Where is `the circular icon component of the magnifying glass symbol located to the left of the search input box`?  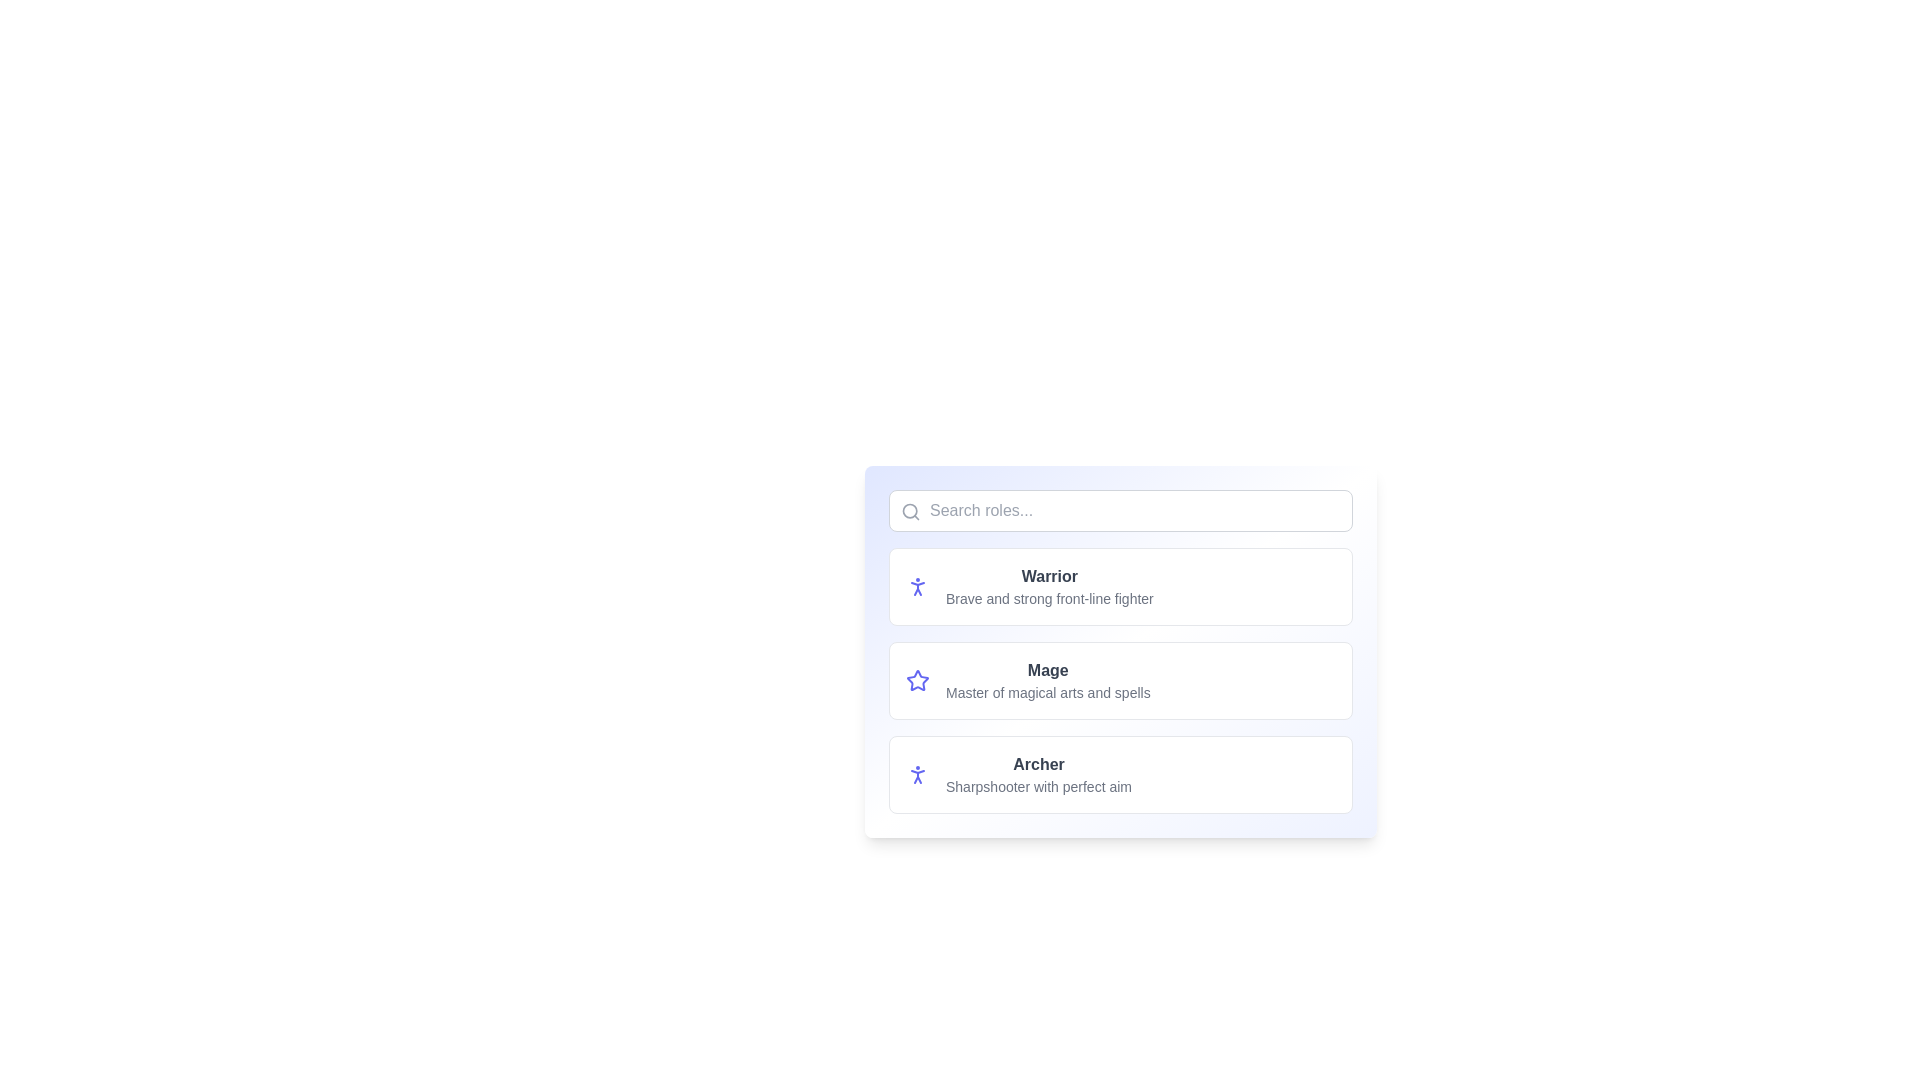
the circular icon component of the magnifying glass symbol located to the left of the search input box is located at coordinates (909, 510).